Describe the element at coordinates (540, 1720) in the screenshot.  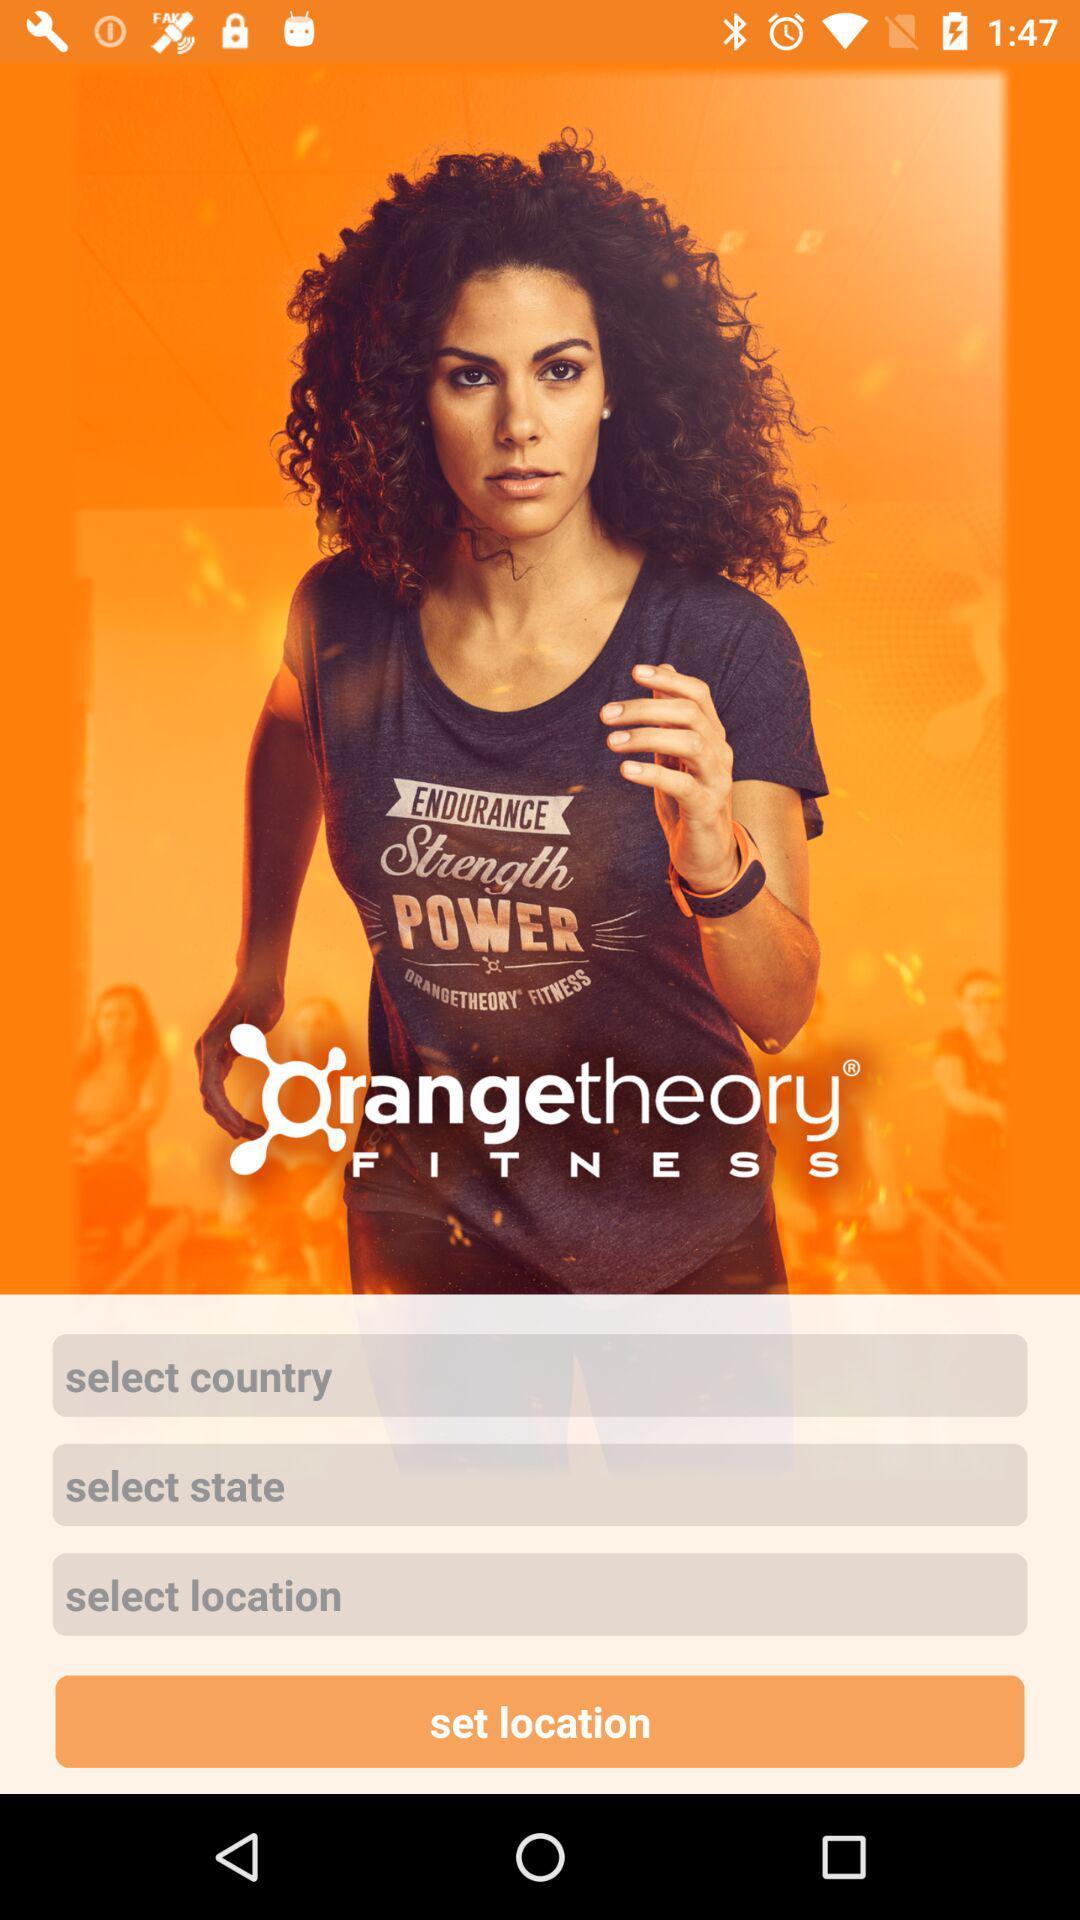
I see `the set location` at that location.